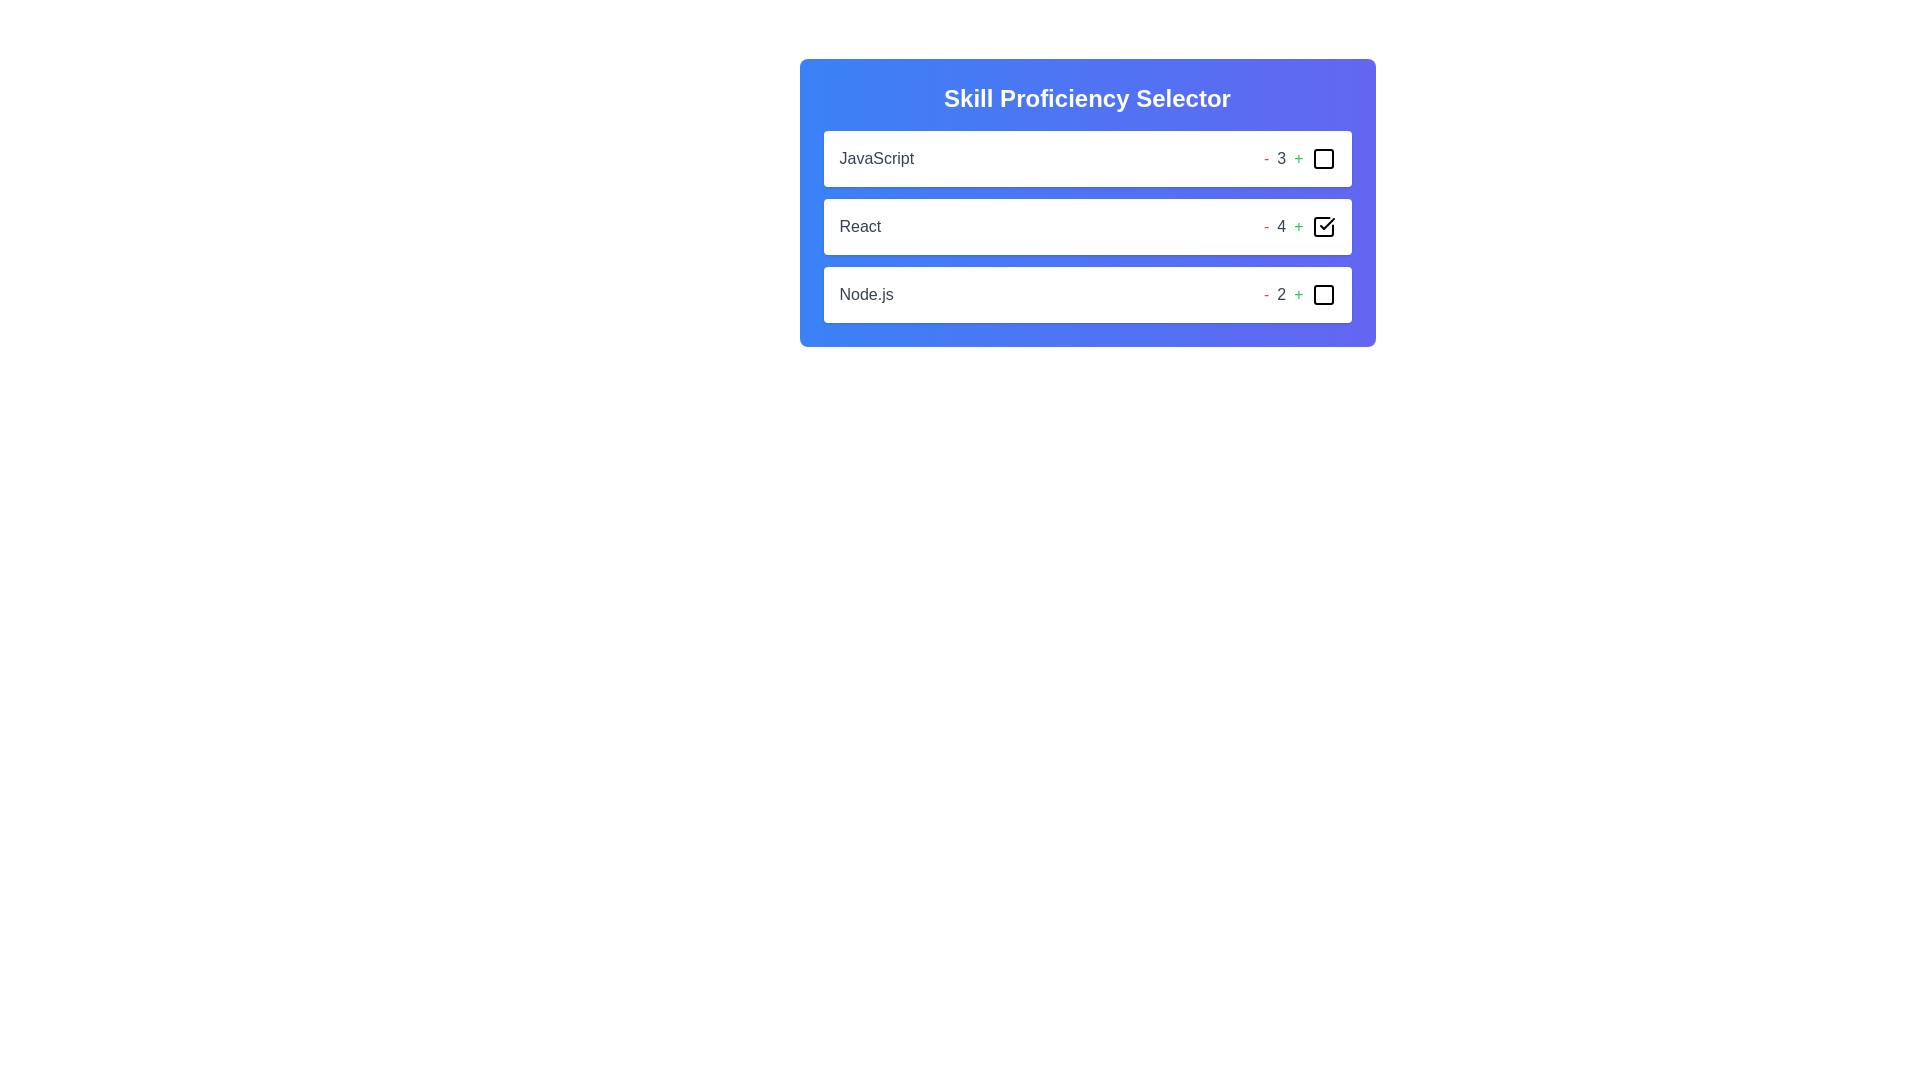  I want to click on the '-' button next to the skill 'JavaScript' to decrease its level, so click(1265, 157).